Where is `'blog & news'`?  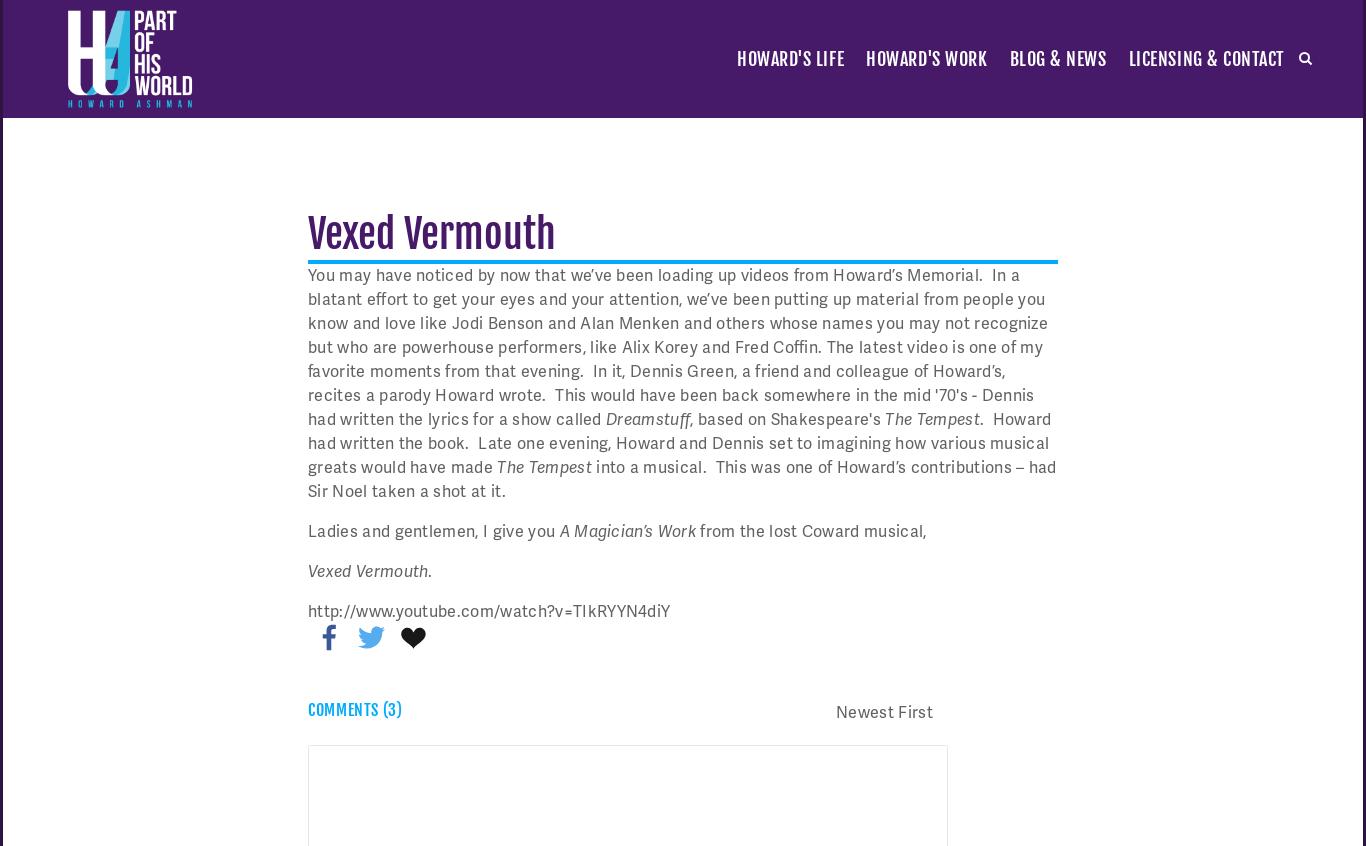 'blog & news' is located at coordinates (1056, 57).